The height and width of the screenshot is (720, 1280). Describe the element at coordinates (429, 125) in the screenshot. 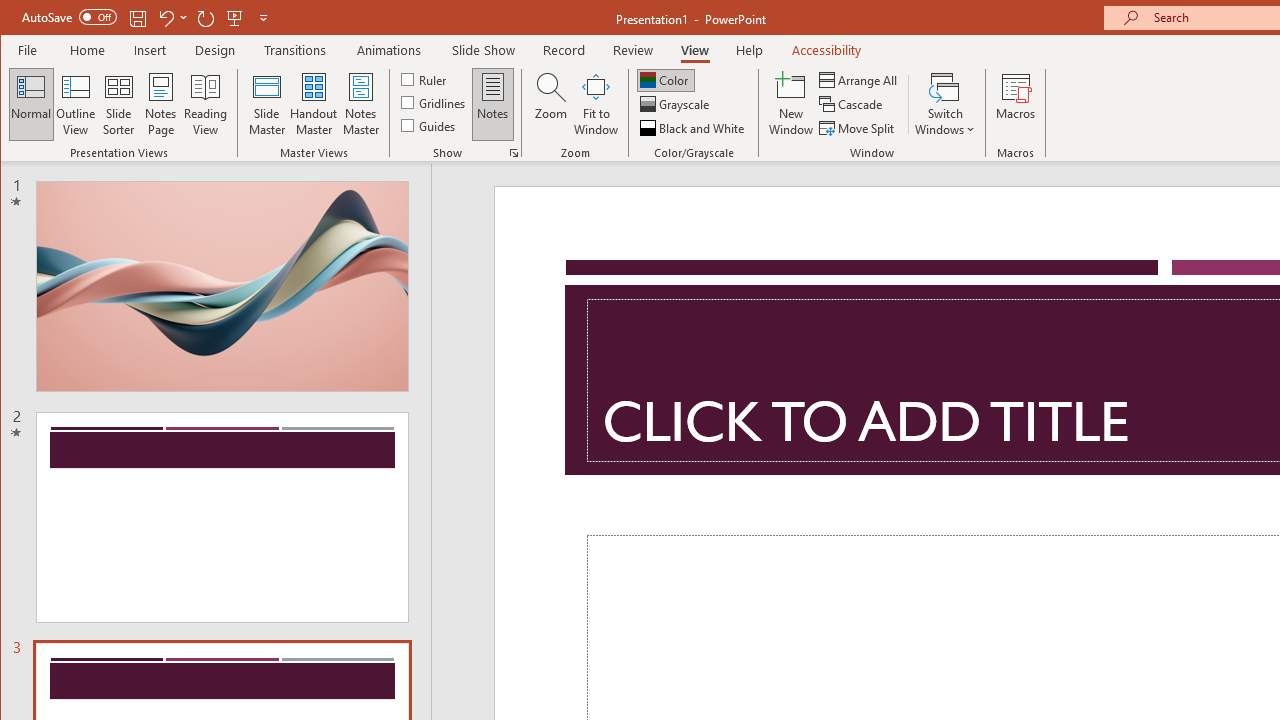

I see `'Guides'` at that location.